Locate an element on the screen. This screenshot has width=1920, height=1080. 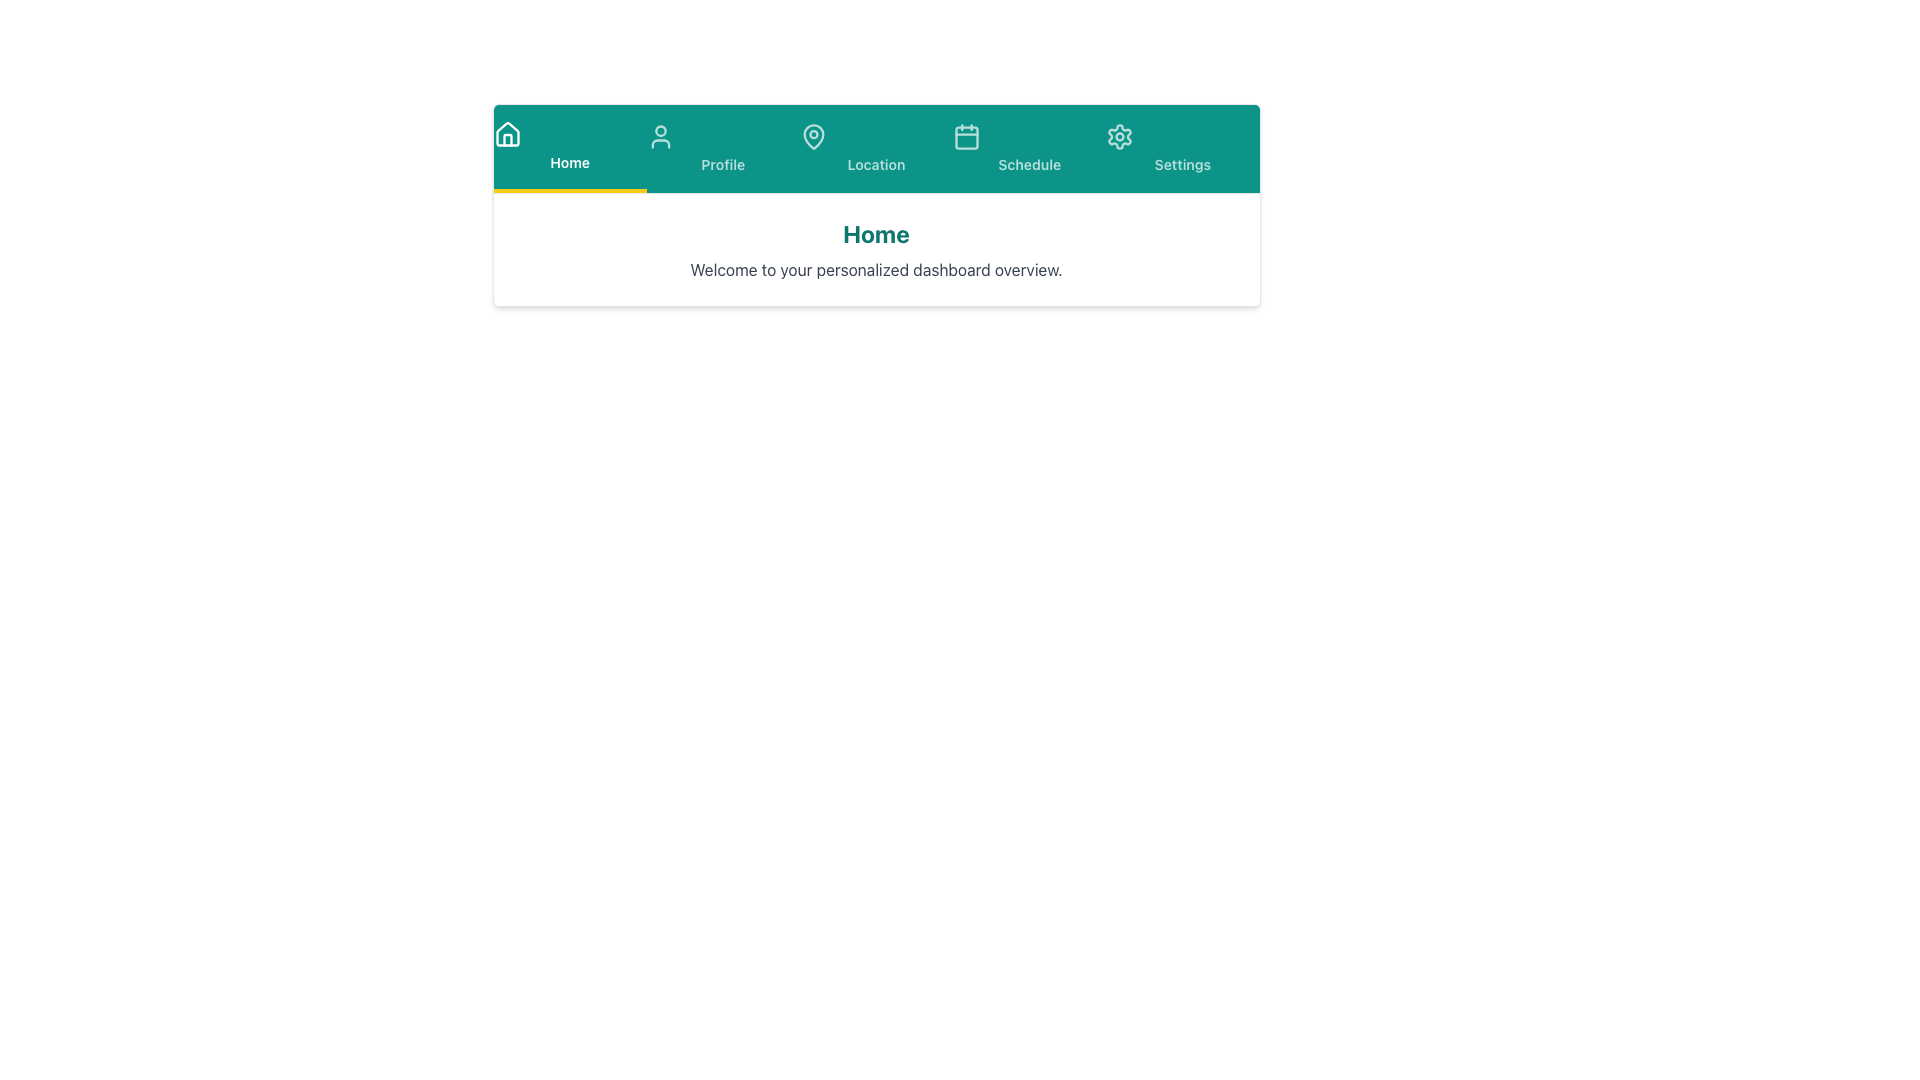
the house-shaped icon located in the top-left corner of the menu bar for accessibility navigation is located at coordinates (507, 135).